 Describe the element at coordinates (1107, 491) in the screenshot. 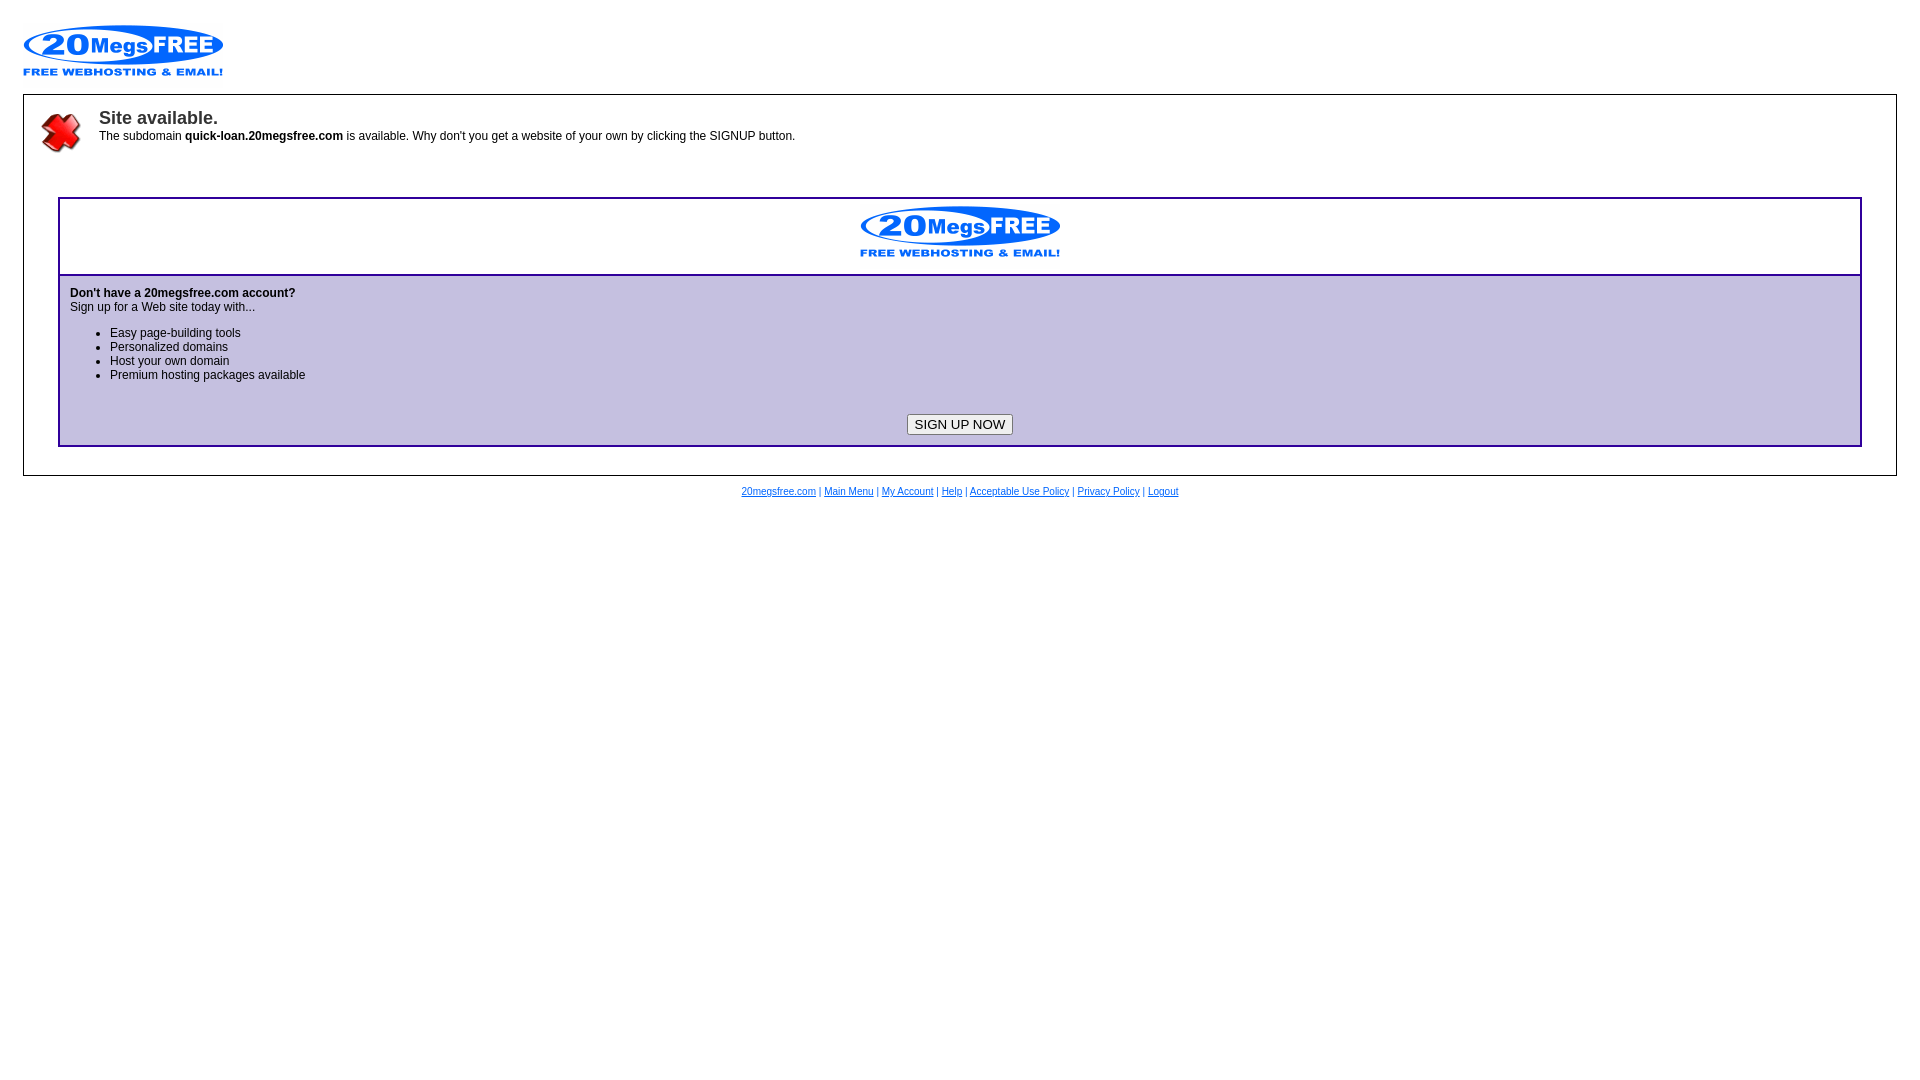

I see `'Privacy Policy'` at that location.